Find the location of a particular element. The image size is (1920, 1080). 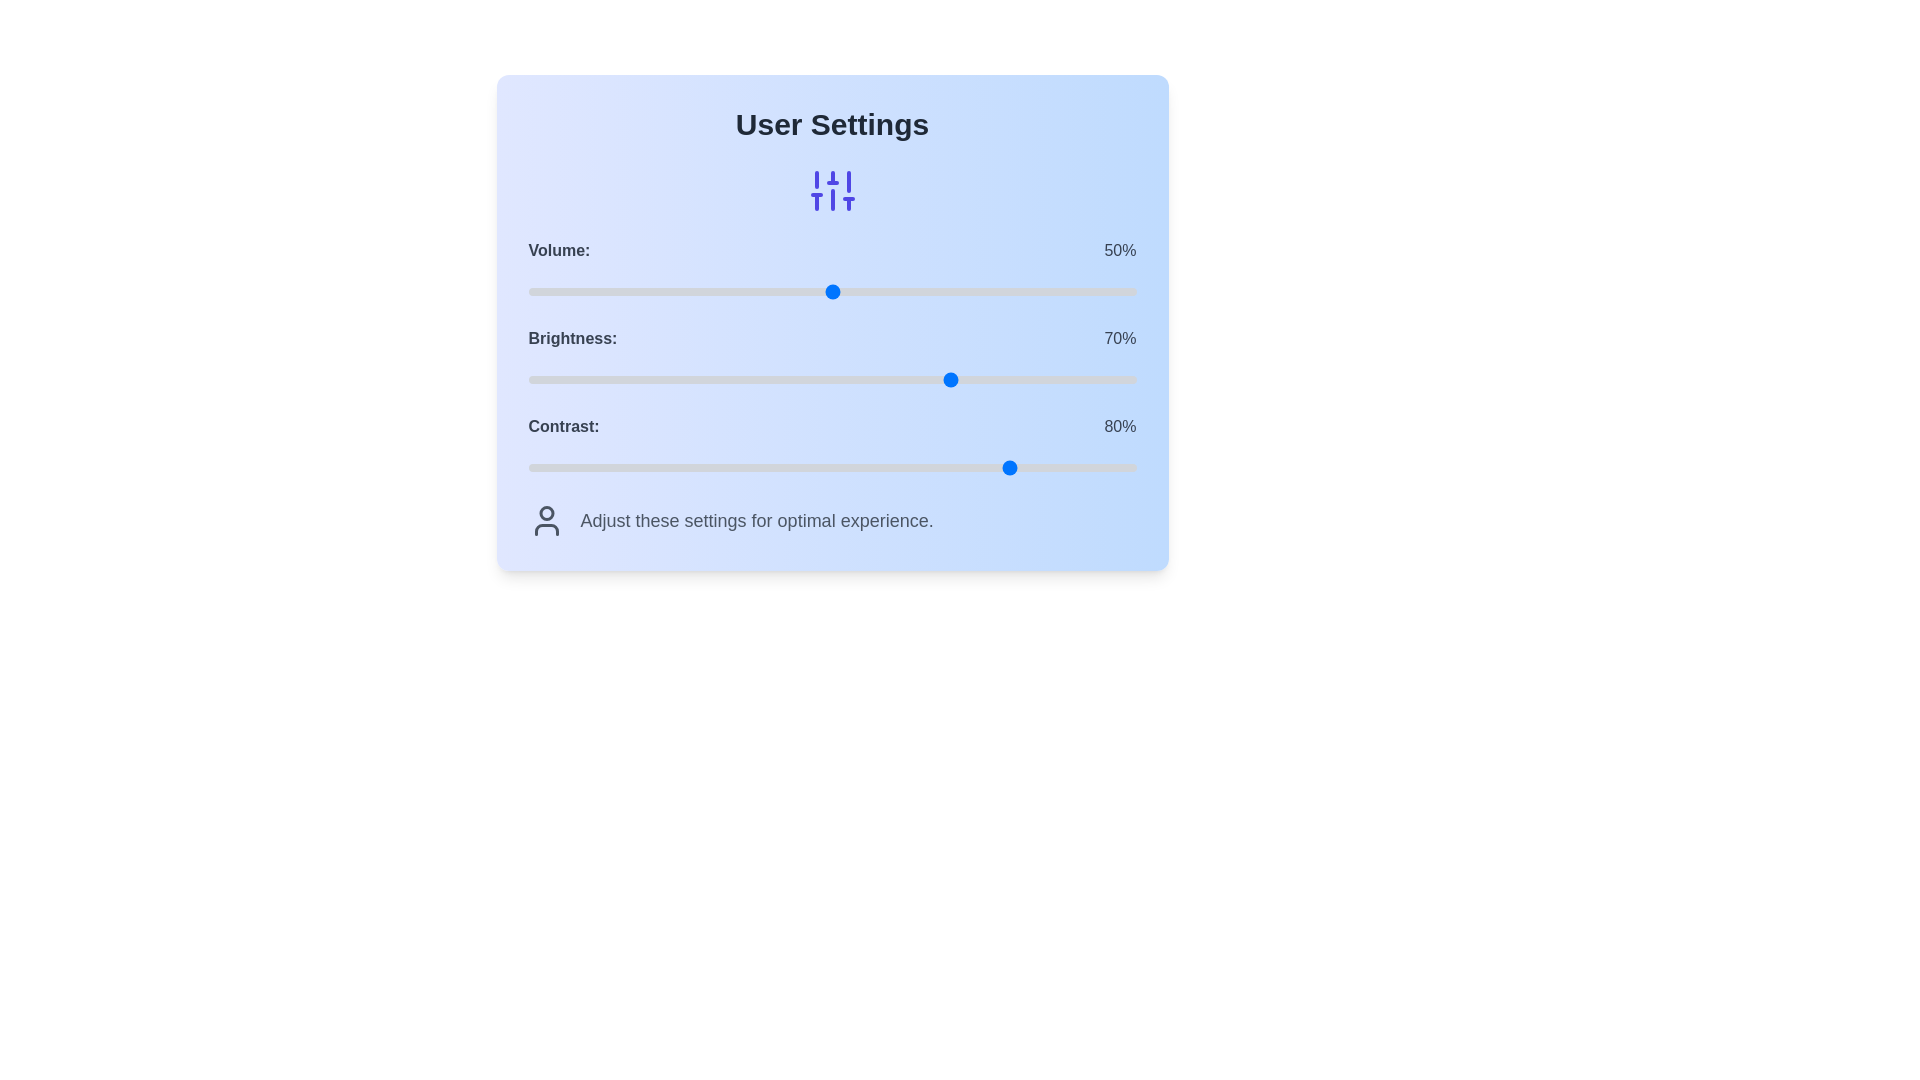

the control panel interface for user settings, which allows adjustments for volume, brightness, and contrast is located at coordinates (832, 322).